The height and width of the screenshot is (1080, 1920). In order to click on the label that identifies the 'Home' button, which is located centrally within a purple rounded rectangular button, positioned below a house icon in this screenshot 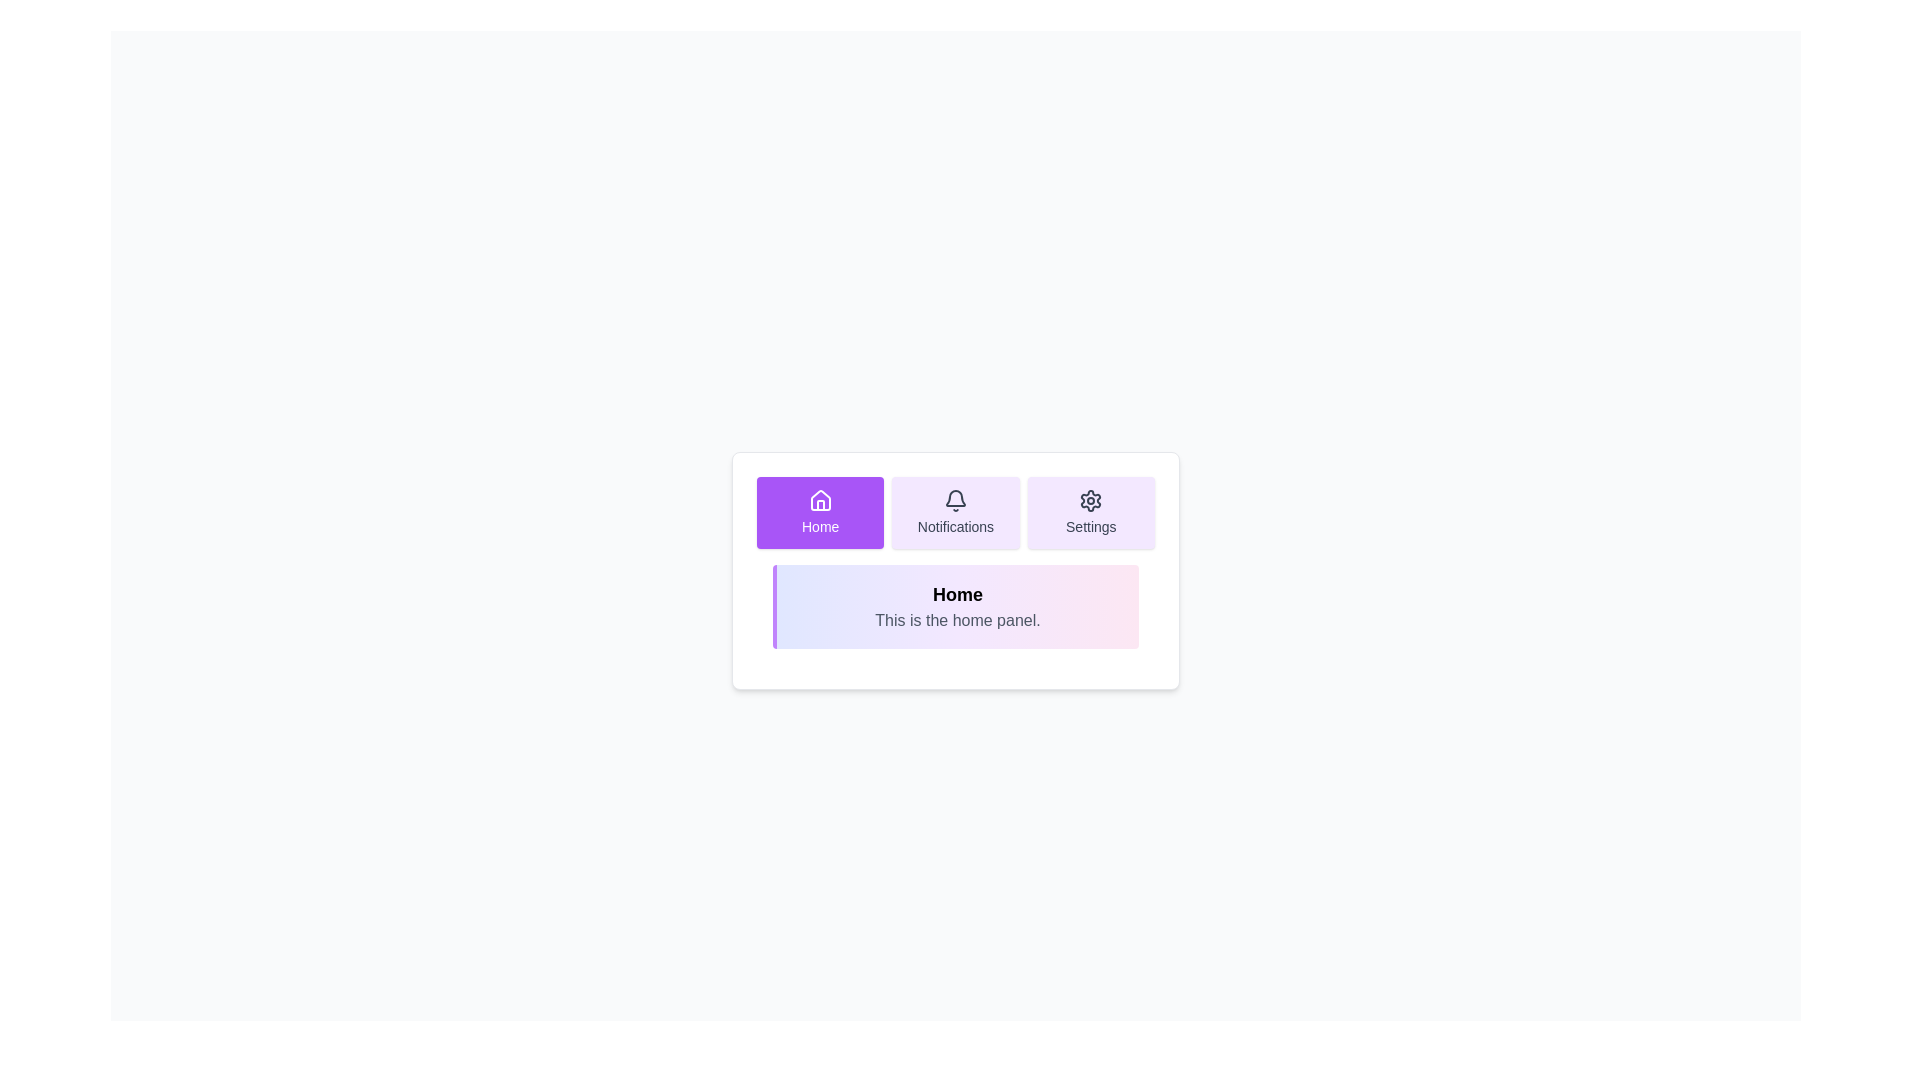, I will do `click(820, 526)`.